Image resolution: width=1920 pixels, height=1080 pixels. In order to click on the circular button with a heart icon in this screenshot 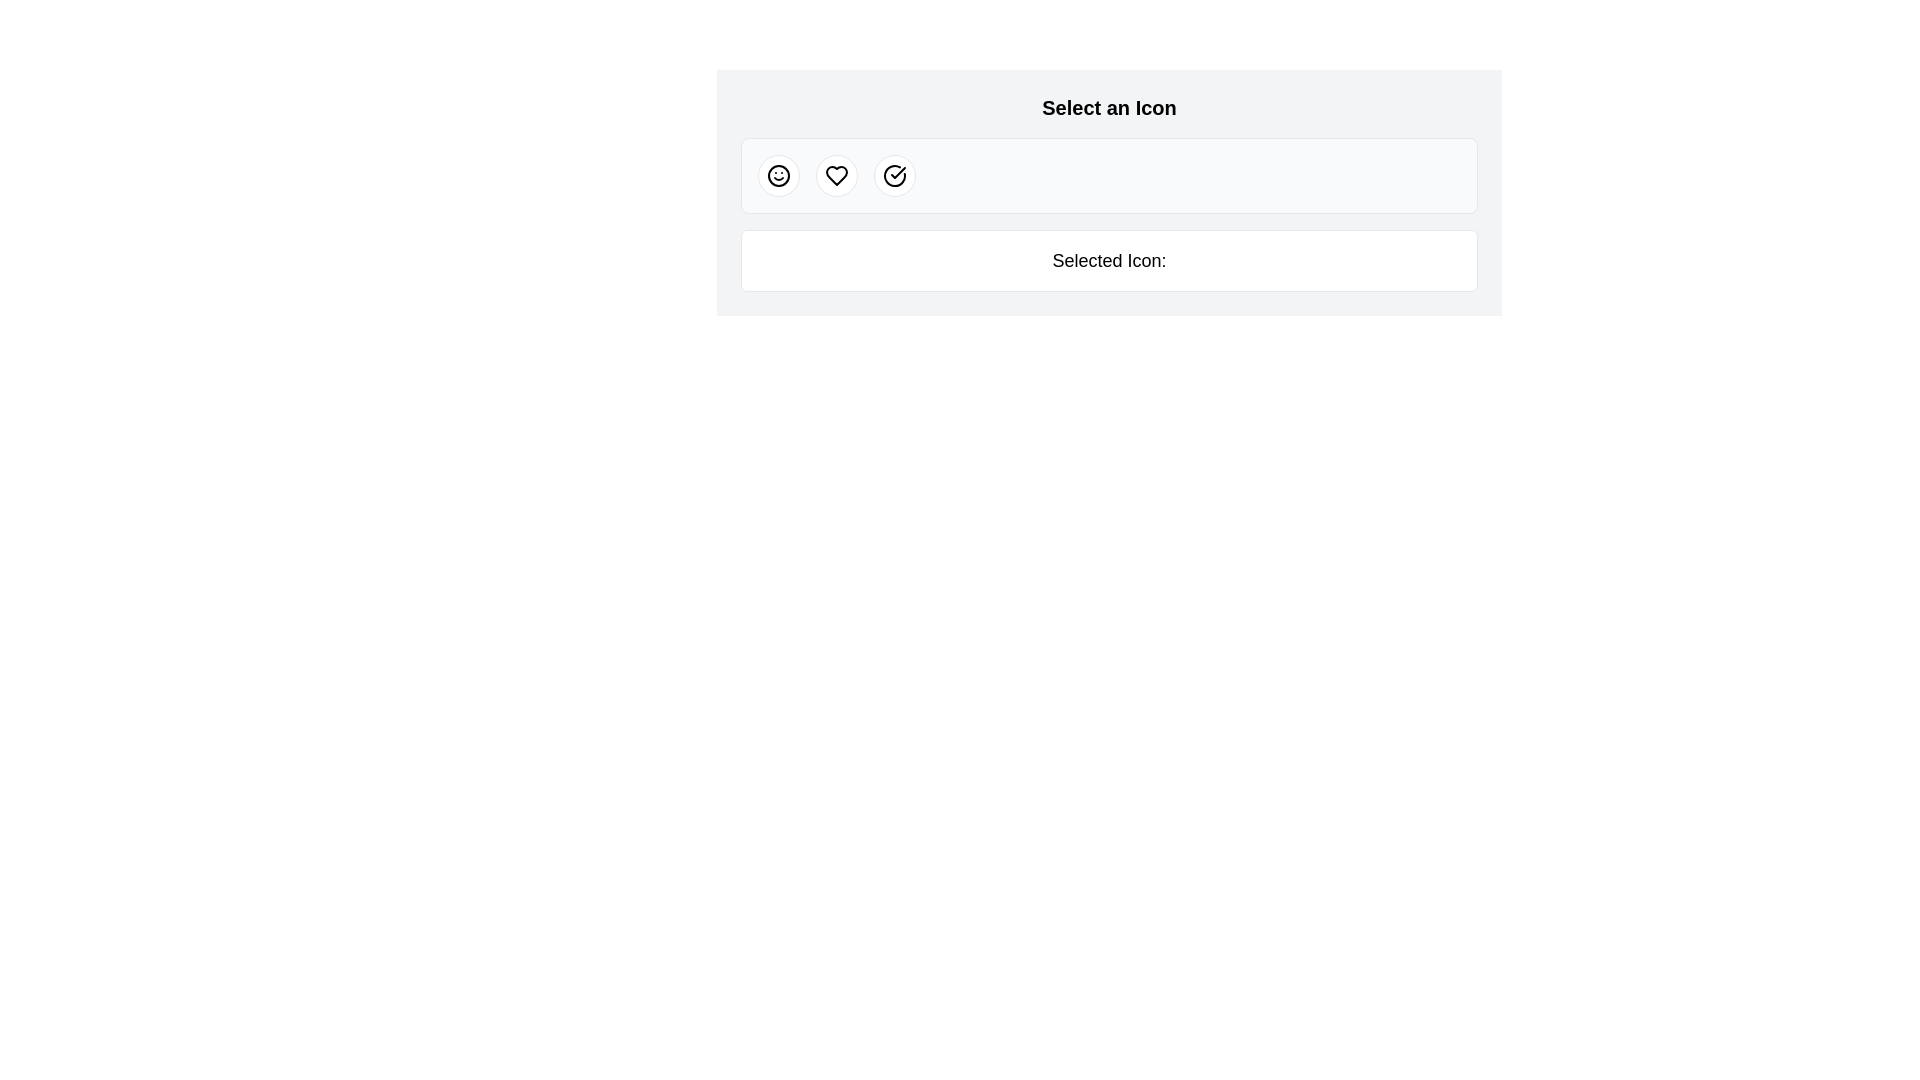, I will do `click(836, 175)`.